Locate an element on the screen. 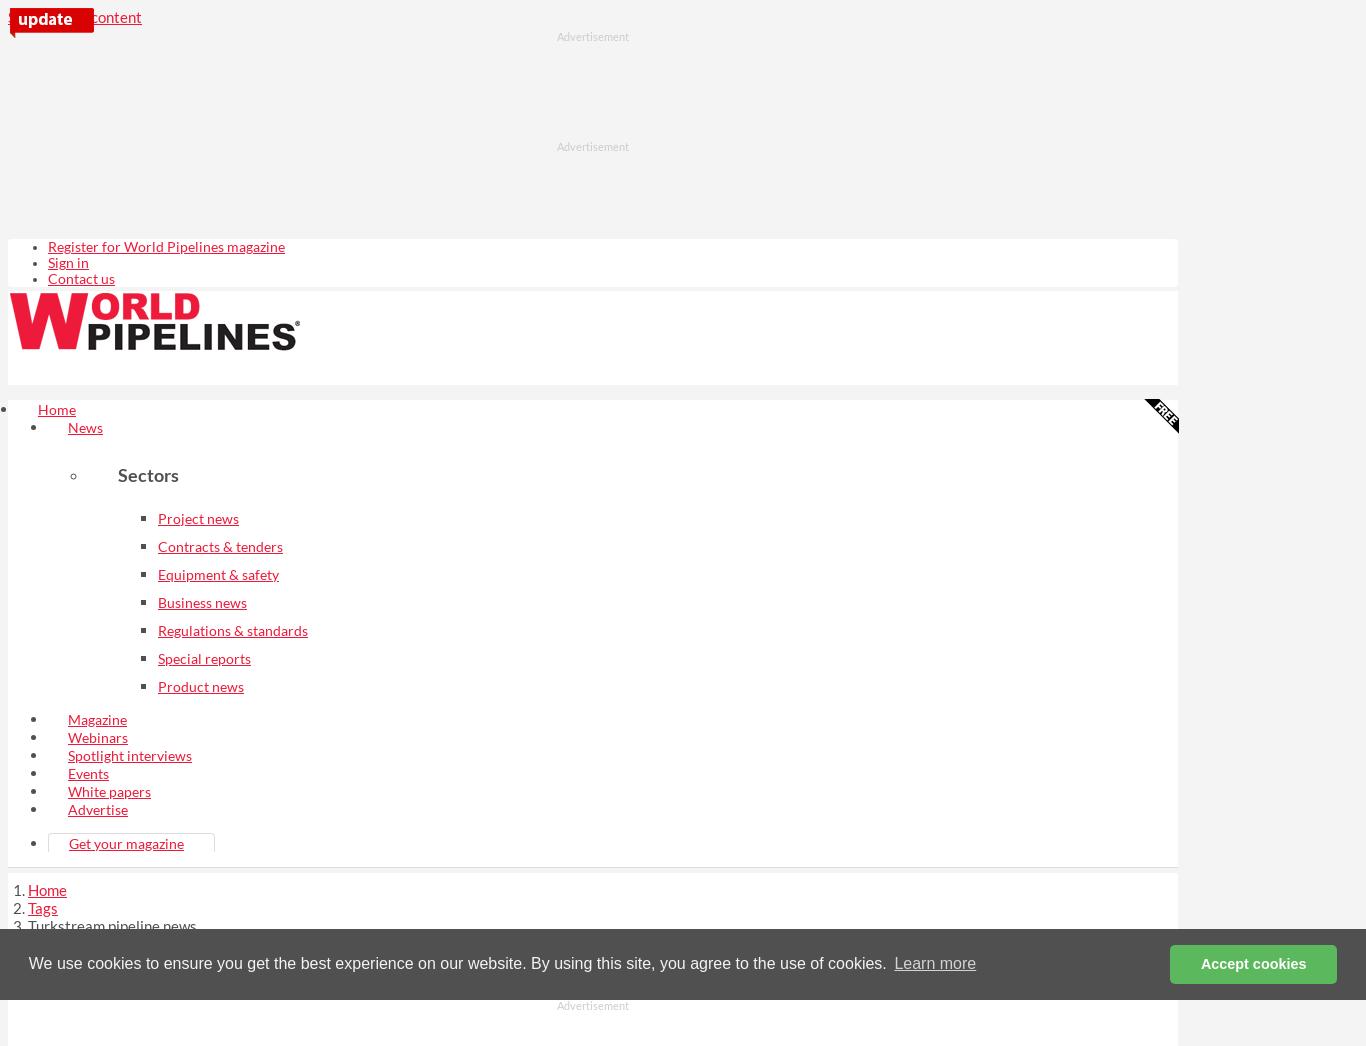  'Sign in' is located at coordinates (68, 262).